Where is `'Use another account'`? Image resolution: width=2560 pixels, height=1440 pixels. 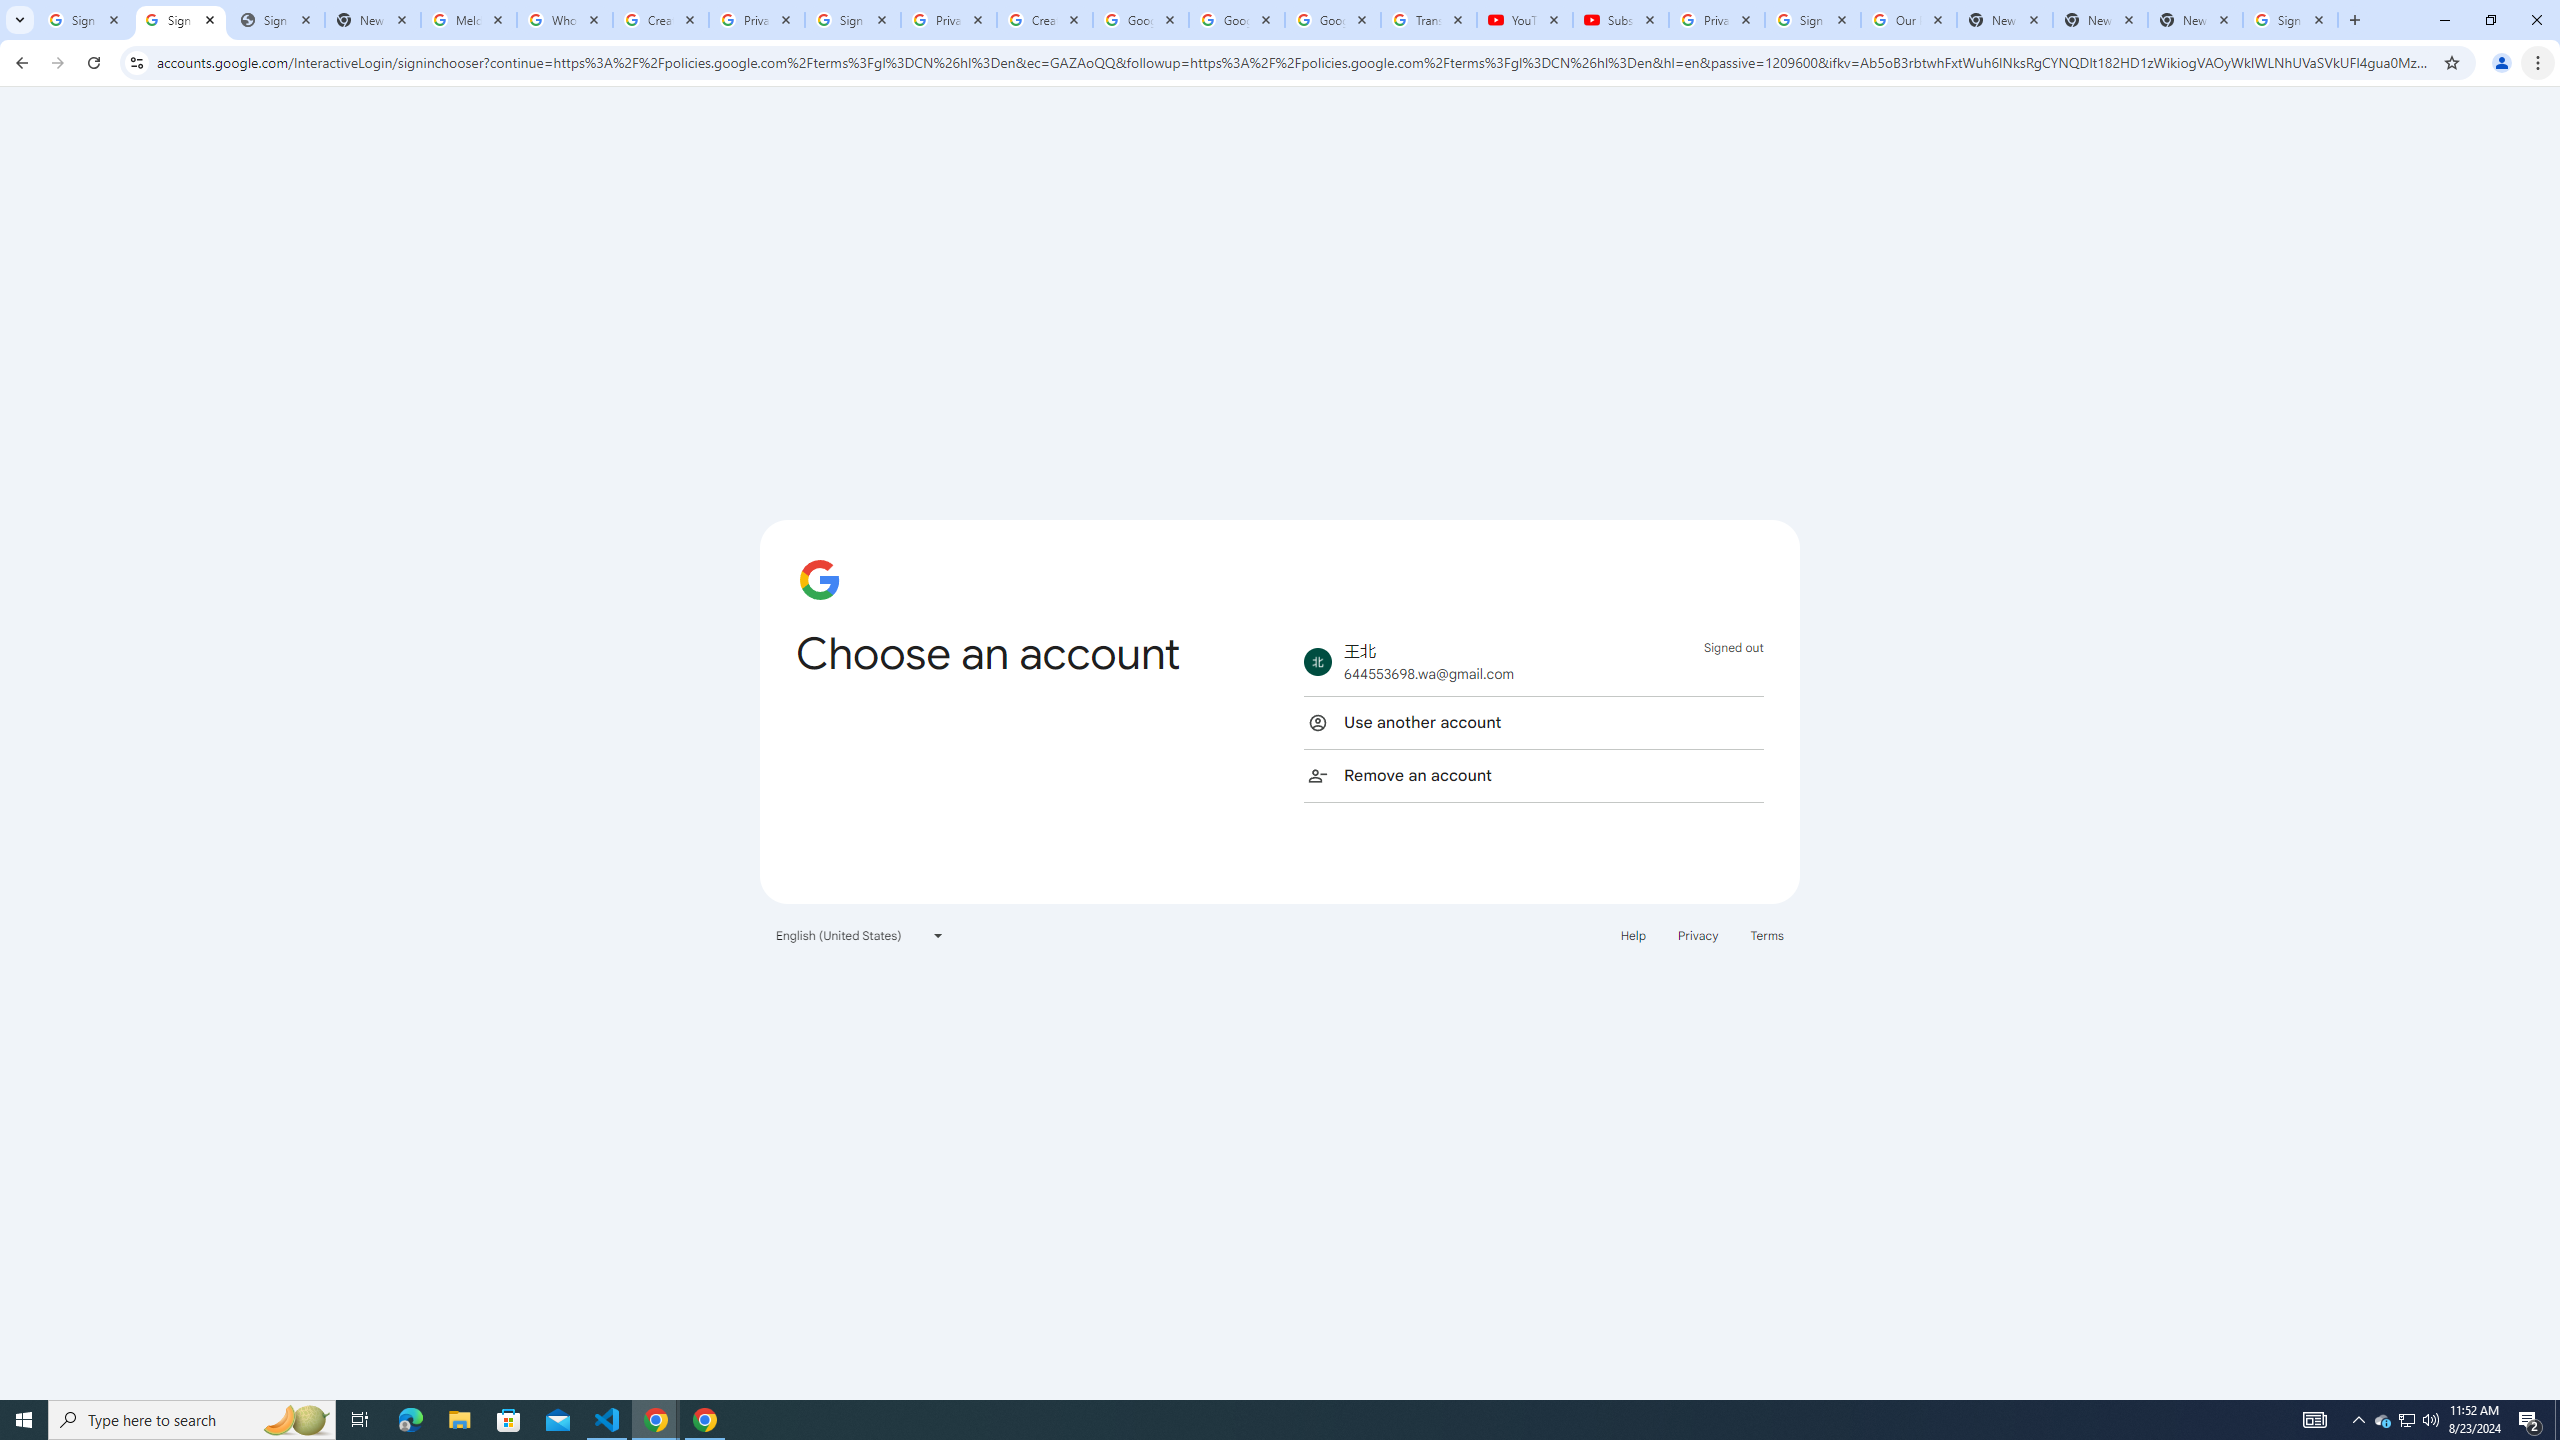
'Use another account' is located at coordinates (1532, 721).